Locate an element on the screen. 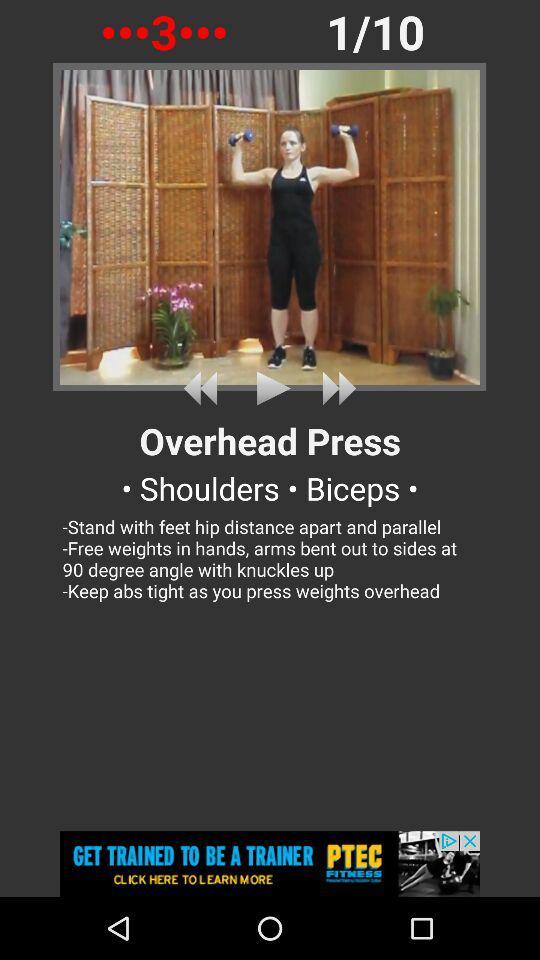 This screenshot has height=960, width=540. go is located at coordinates (203, 387).